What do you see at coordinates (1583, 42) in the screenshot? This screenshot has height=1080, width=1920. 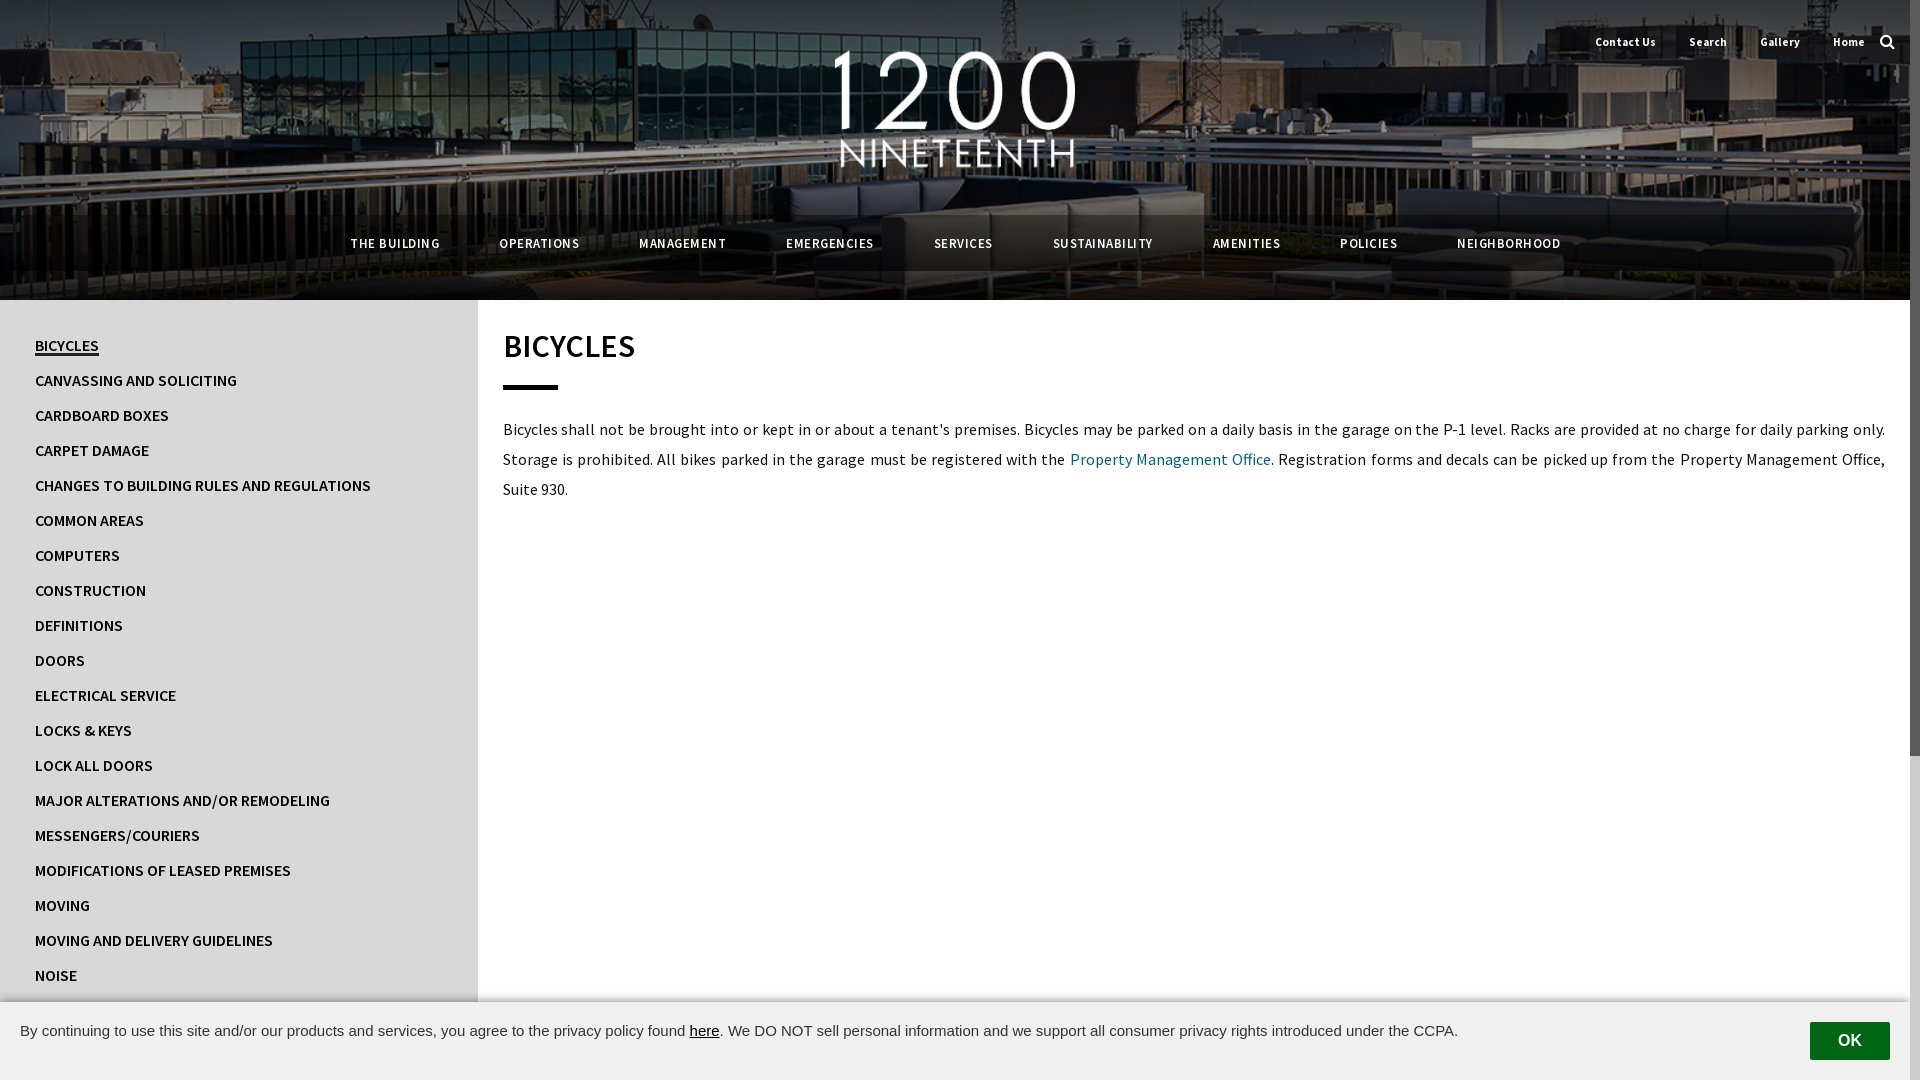 I see `'Contact Us'` at bounding box center [1583, 42].